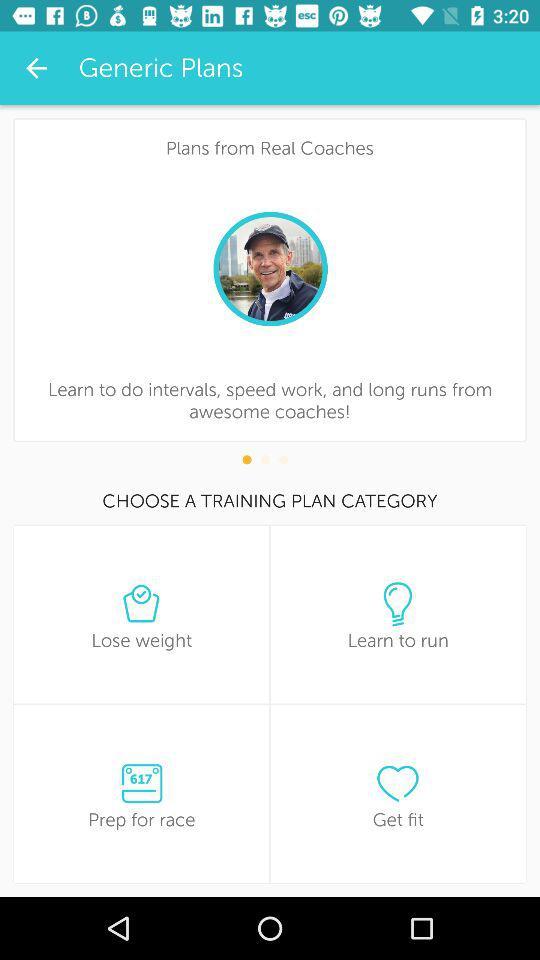 This screenshot has width=540, height=960. I want to click on item to the left of the generic plans, so click(36, 68).